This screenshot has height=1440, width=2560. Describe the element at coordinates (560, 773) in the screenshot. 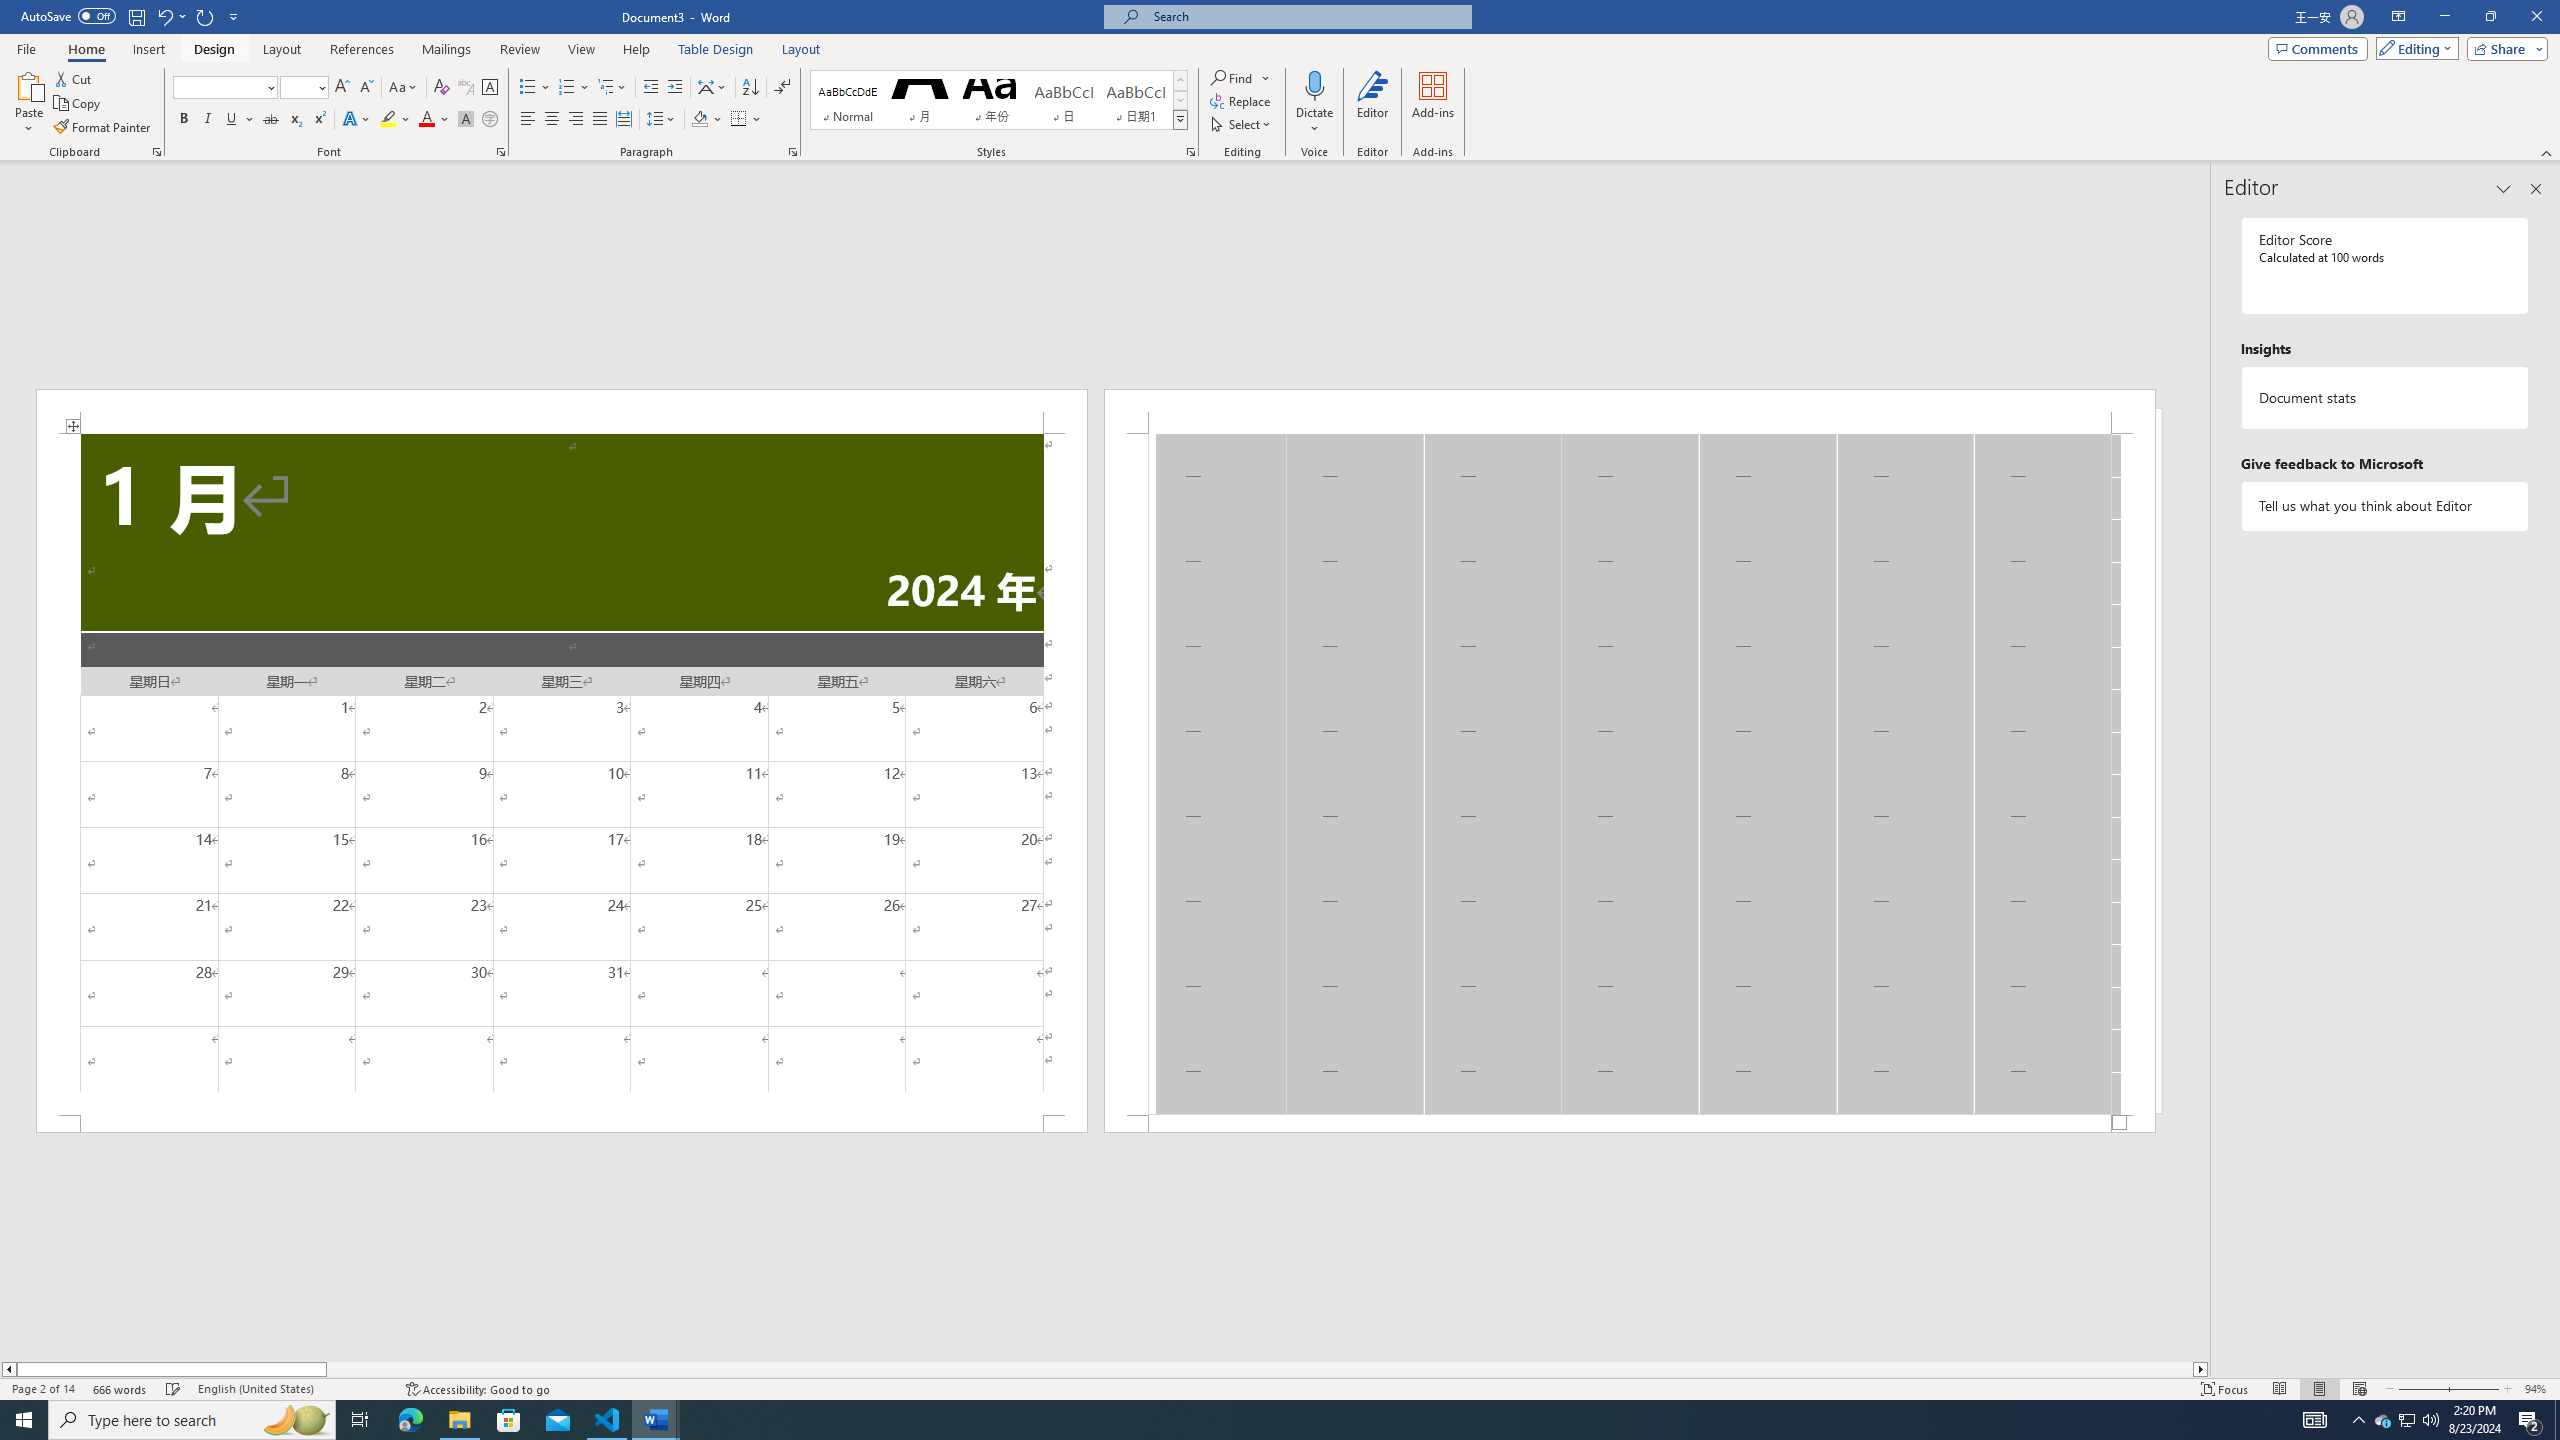

I see `'Page 1 content'` at that location.